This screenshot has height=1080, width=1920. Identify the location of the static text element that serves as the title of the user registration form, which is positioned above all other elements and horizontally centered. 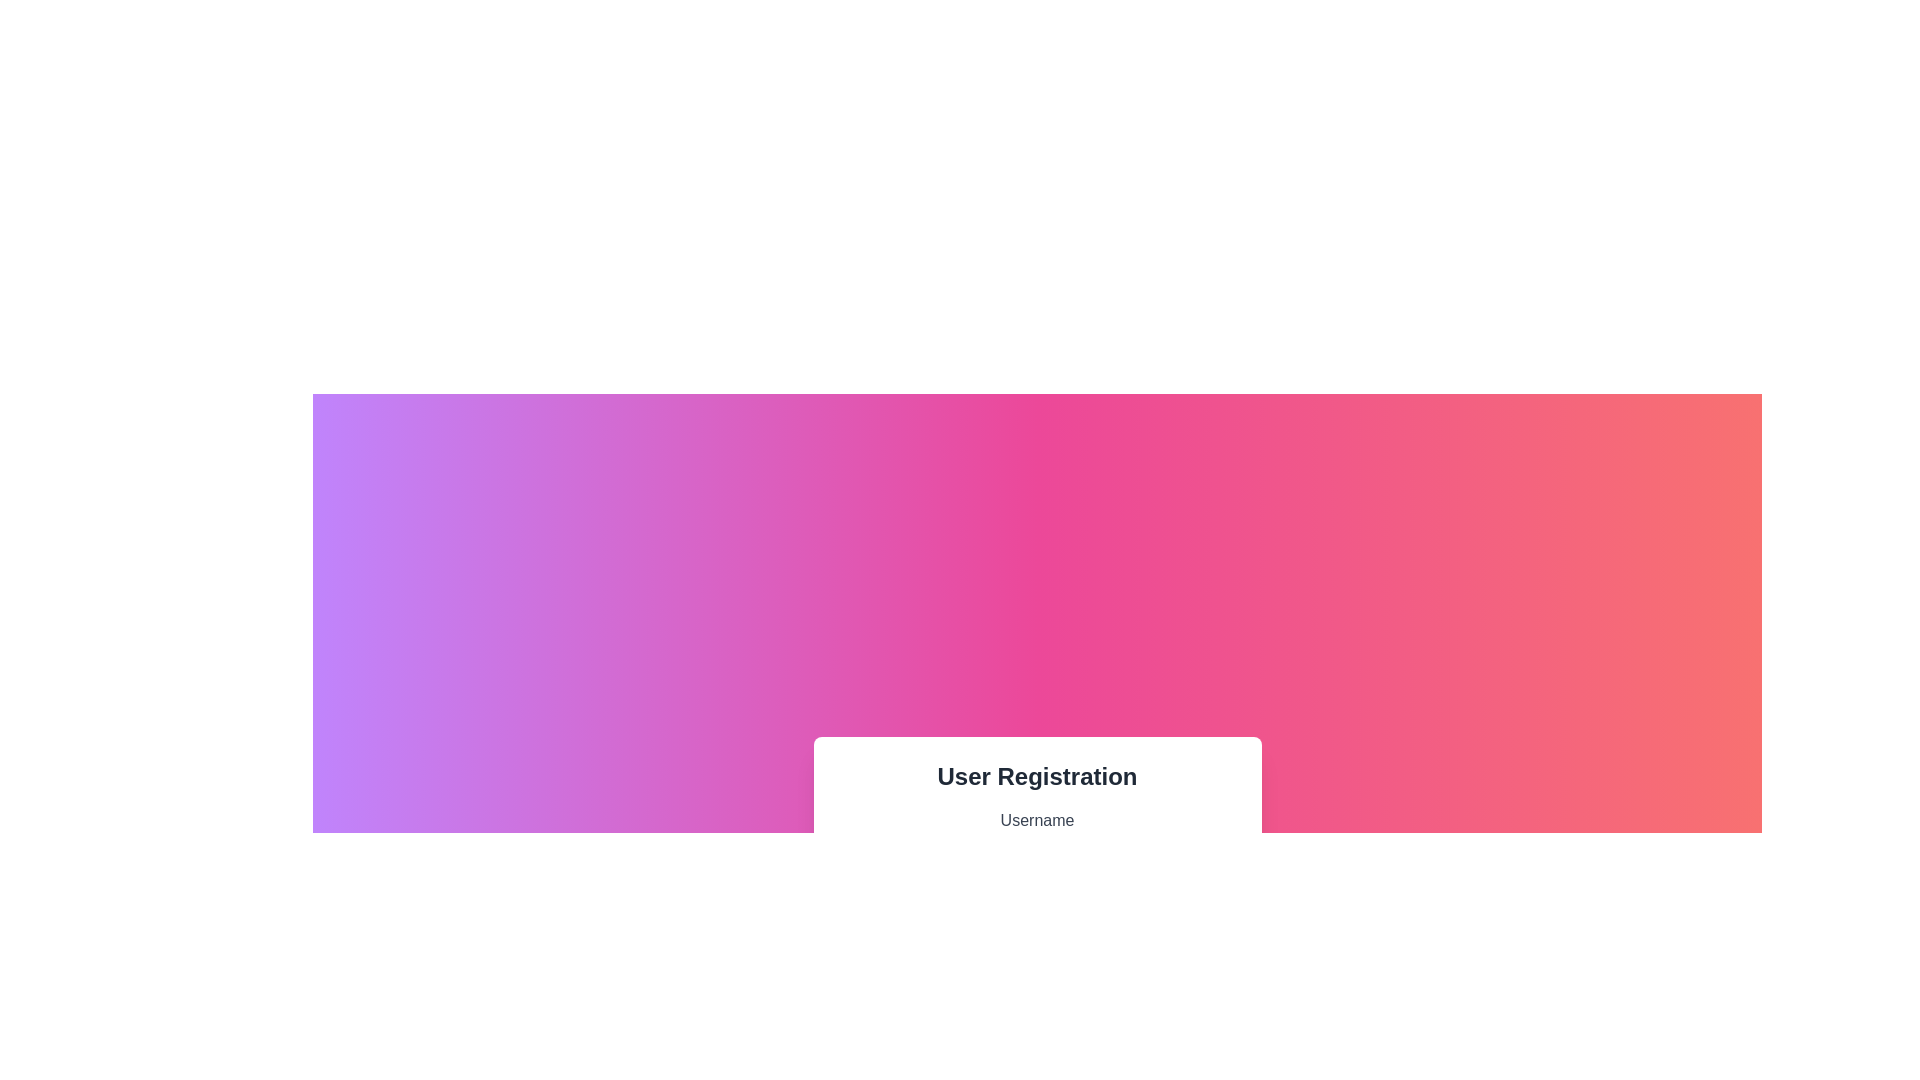
(1037, 775).